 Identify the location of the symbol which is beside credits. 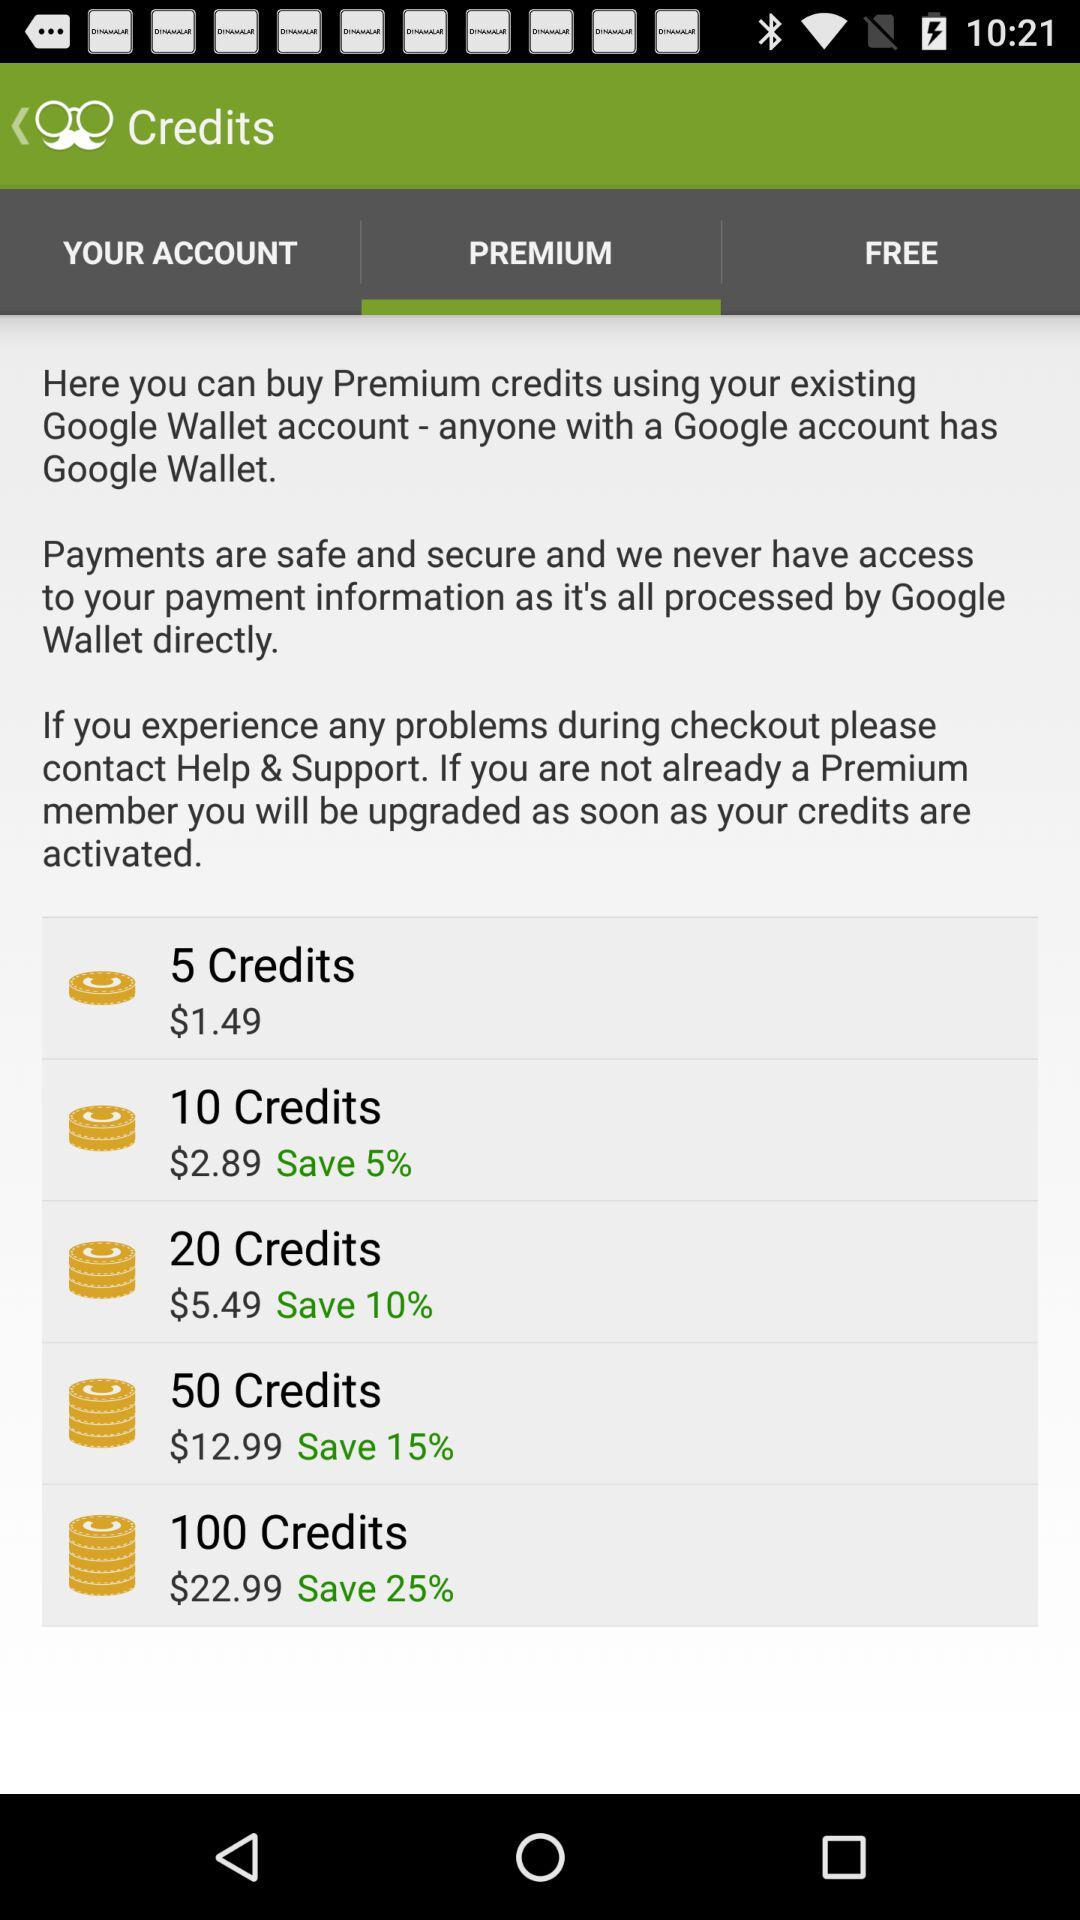
(72, 124).